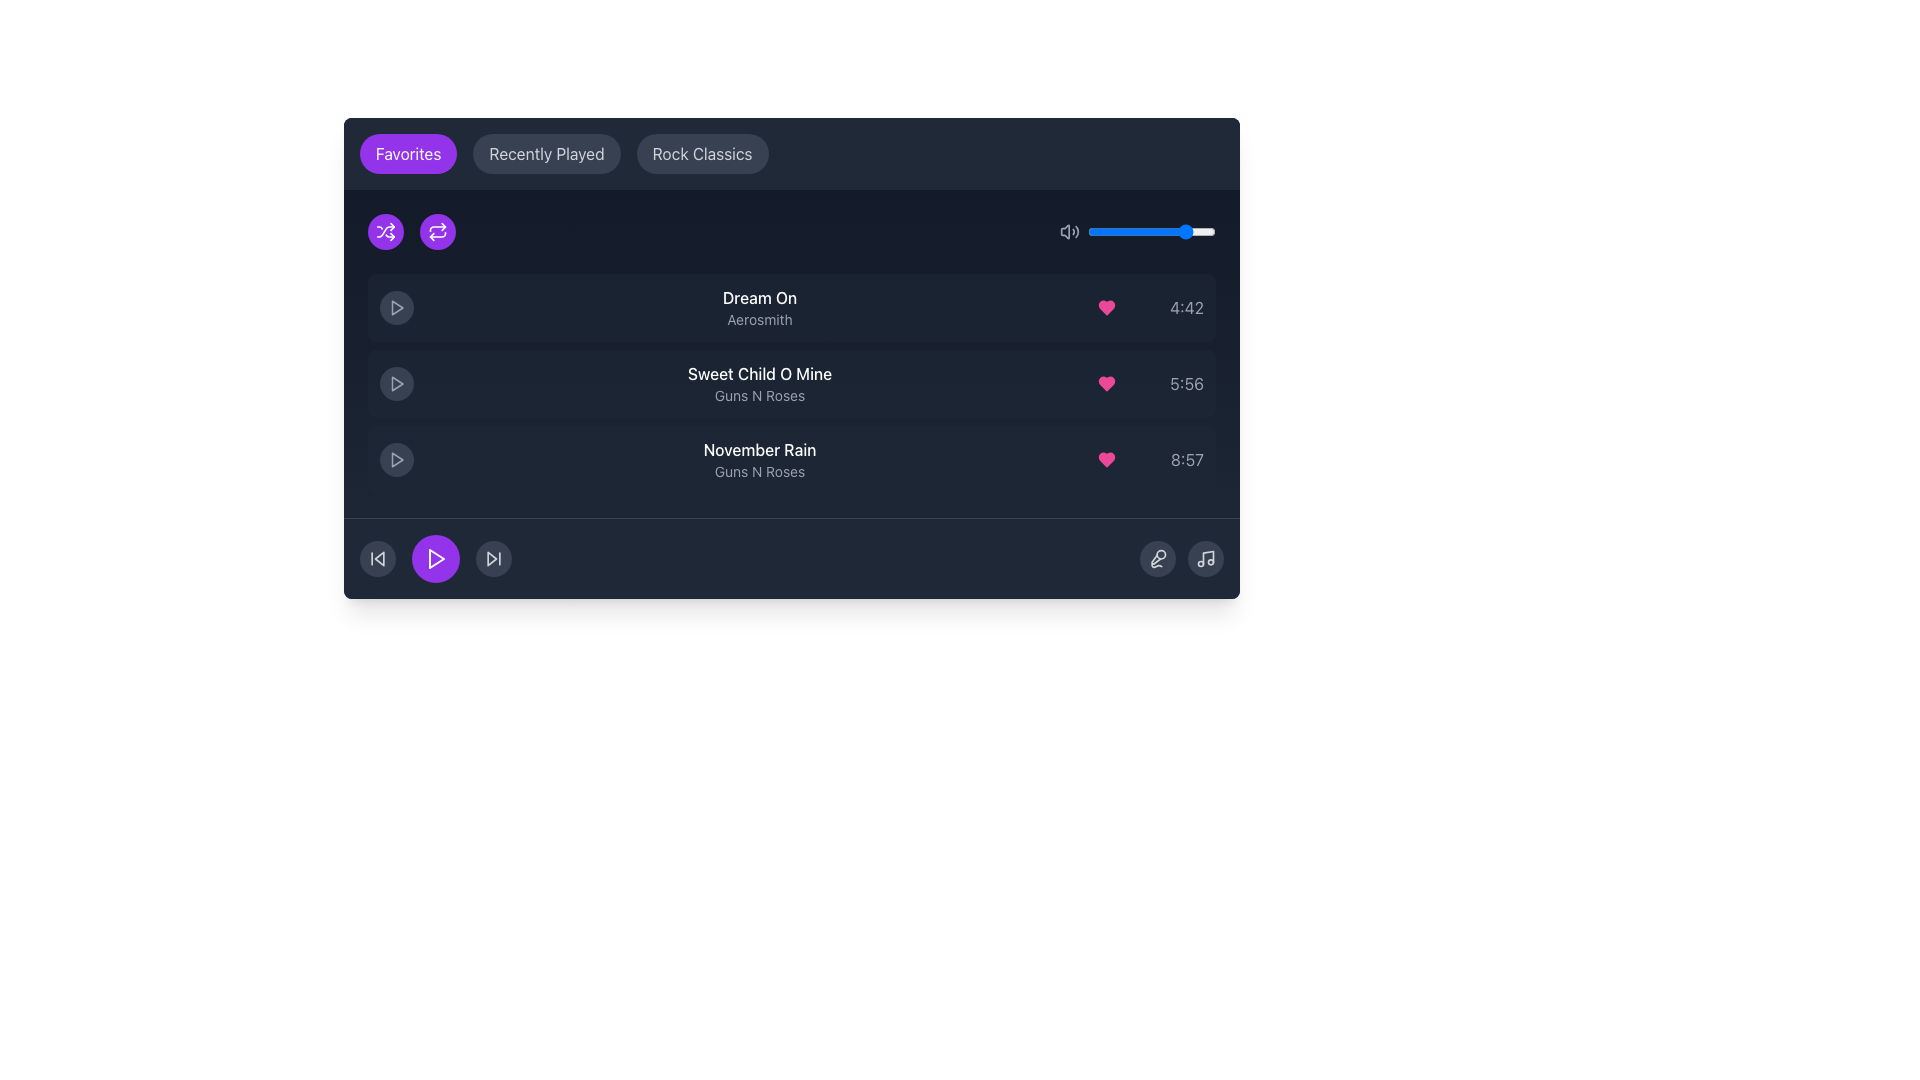  Describe the element at coordinates (1155, 230) in the screenshot. I see `the volume` at that location.